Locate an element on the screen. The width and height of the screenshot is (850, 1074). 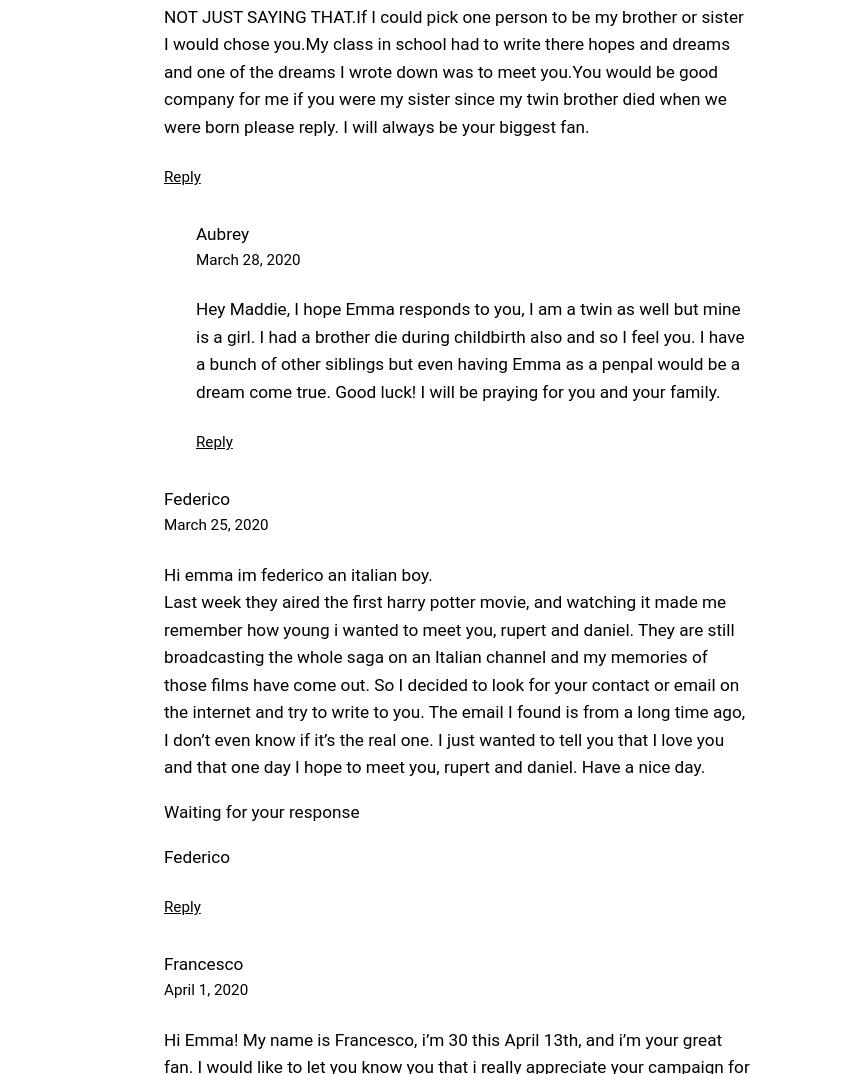
'Aubrey' is located at coordinates (222, 231).